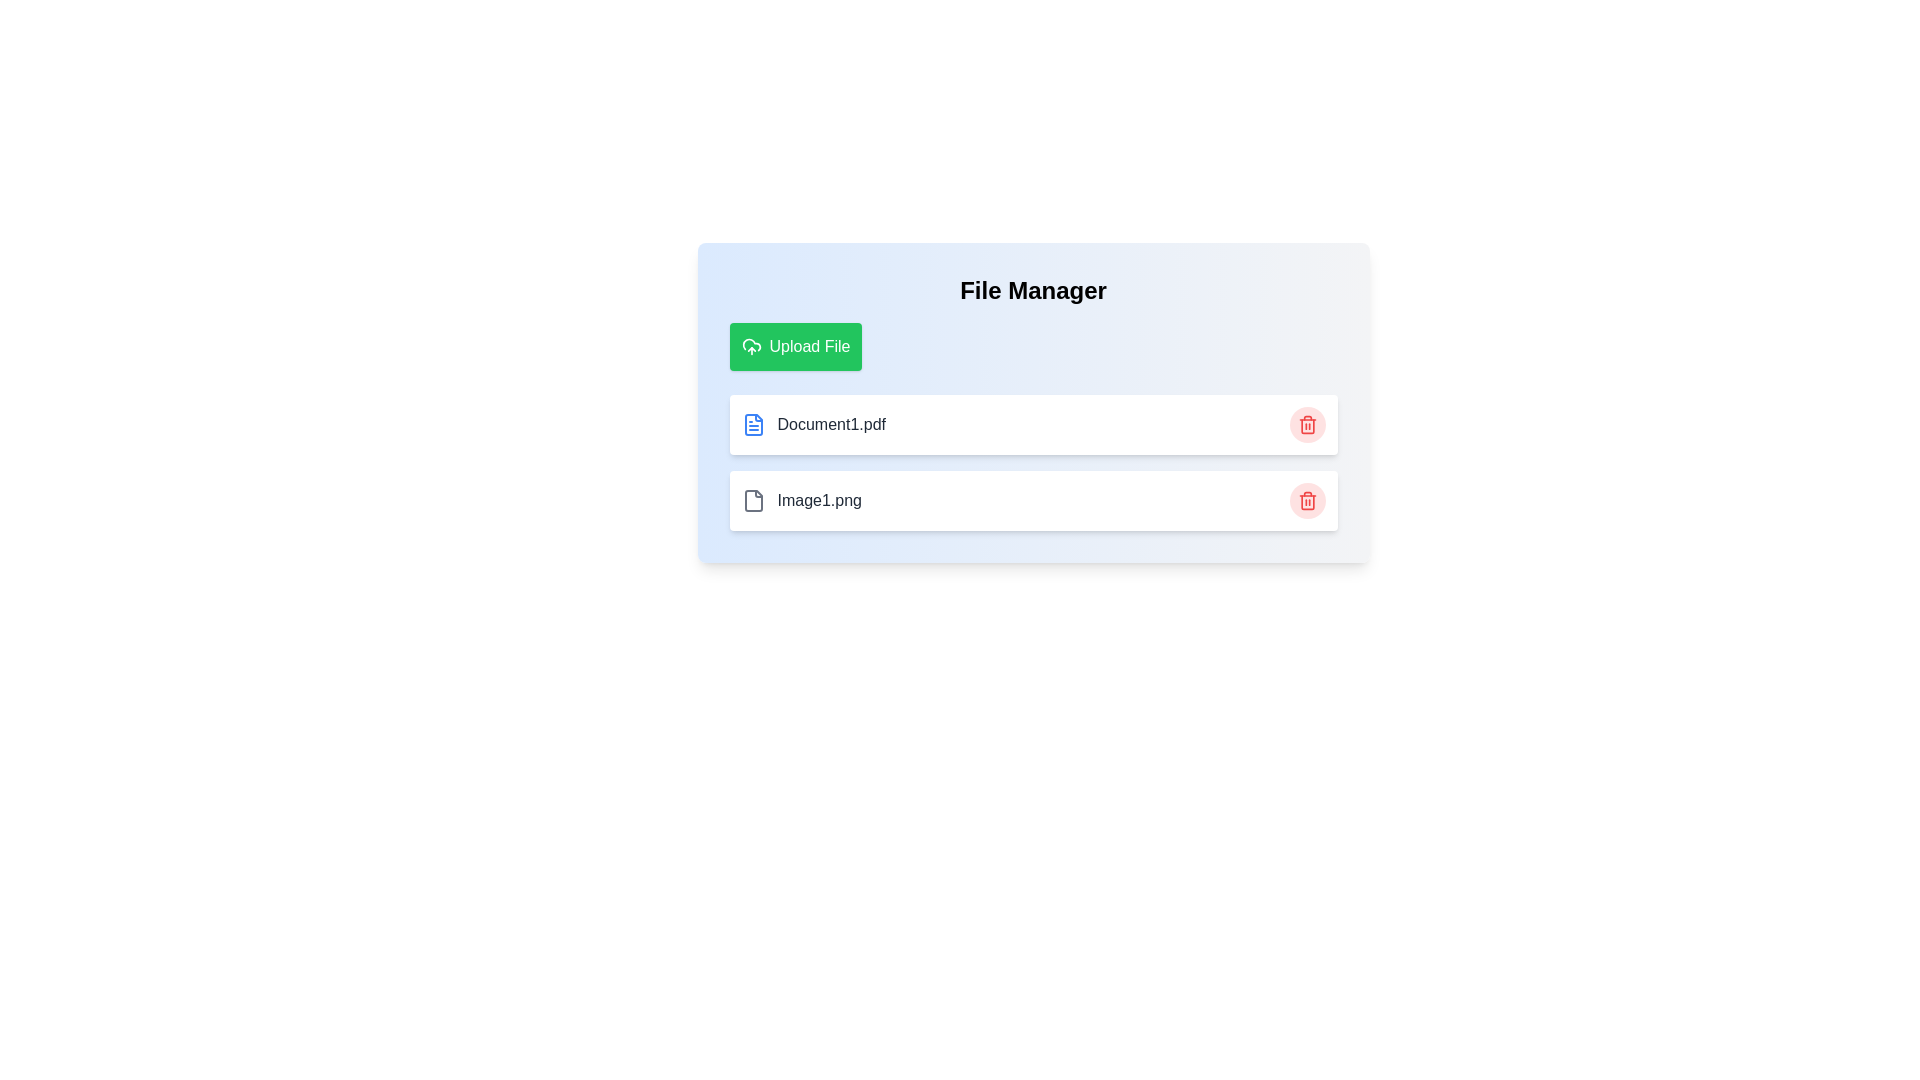 The height and width of the screenshot is (1080, 1920). Describe the element at coordinates (813, 423) in the screenshot. I see `the file item displaying 'Document1.pdf'` at that location.